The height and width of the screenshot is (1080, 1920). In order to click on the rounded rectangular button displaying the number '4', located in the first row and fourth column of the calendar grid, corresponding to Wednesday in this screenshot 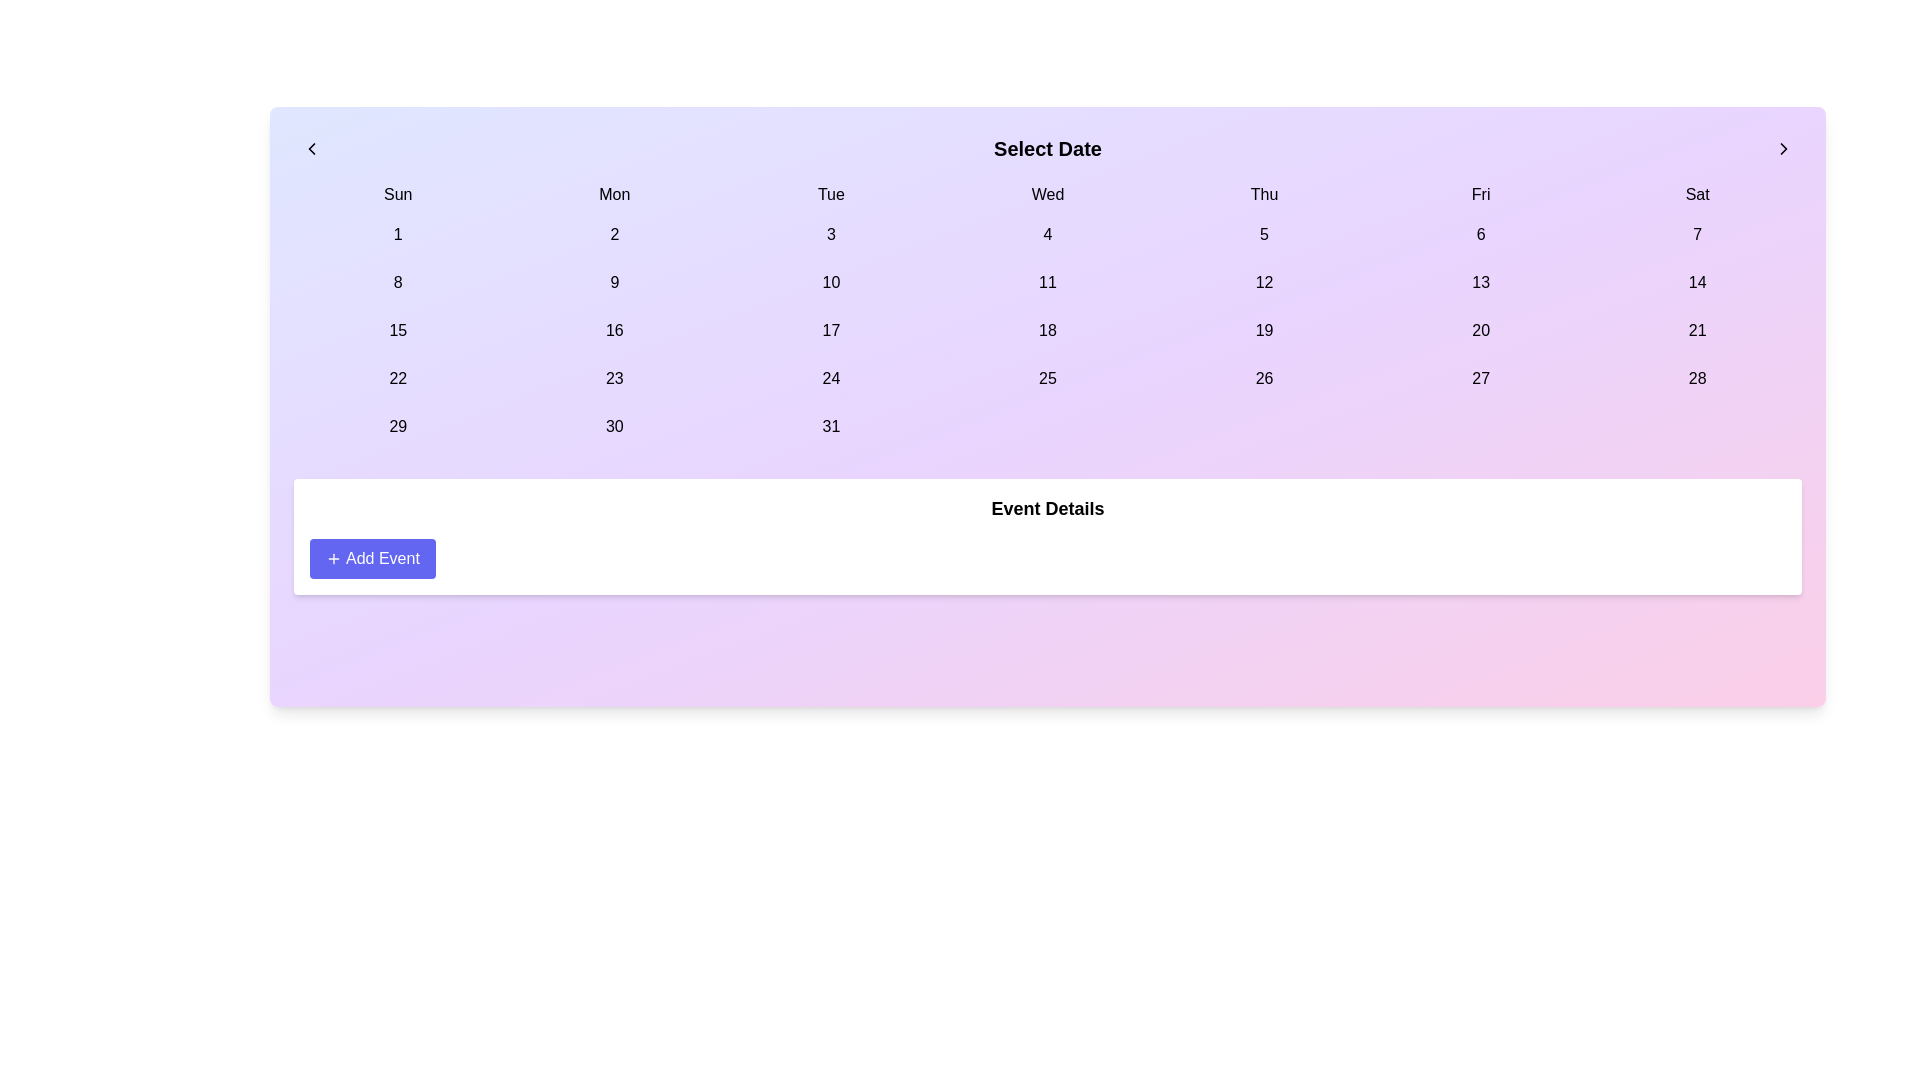, I will do `click(1046, 234)`.